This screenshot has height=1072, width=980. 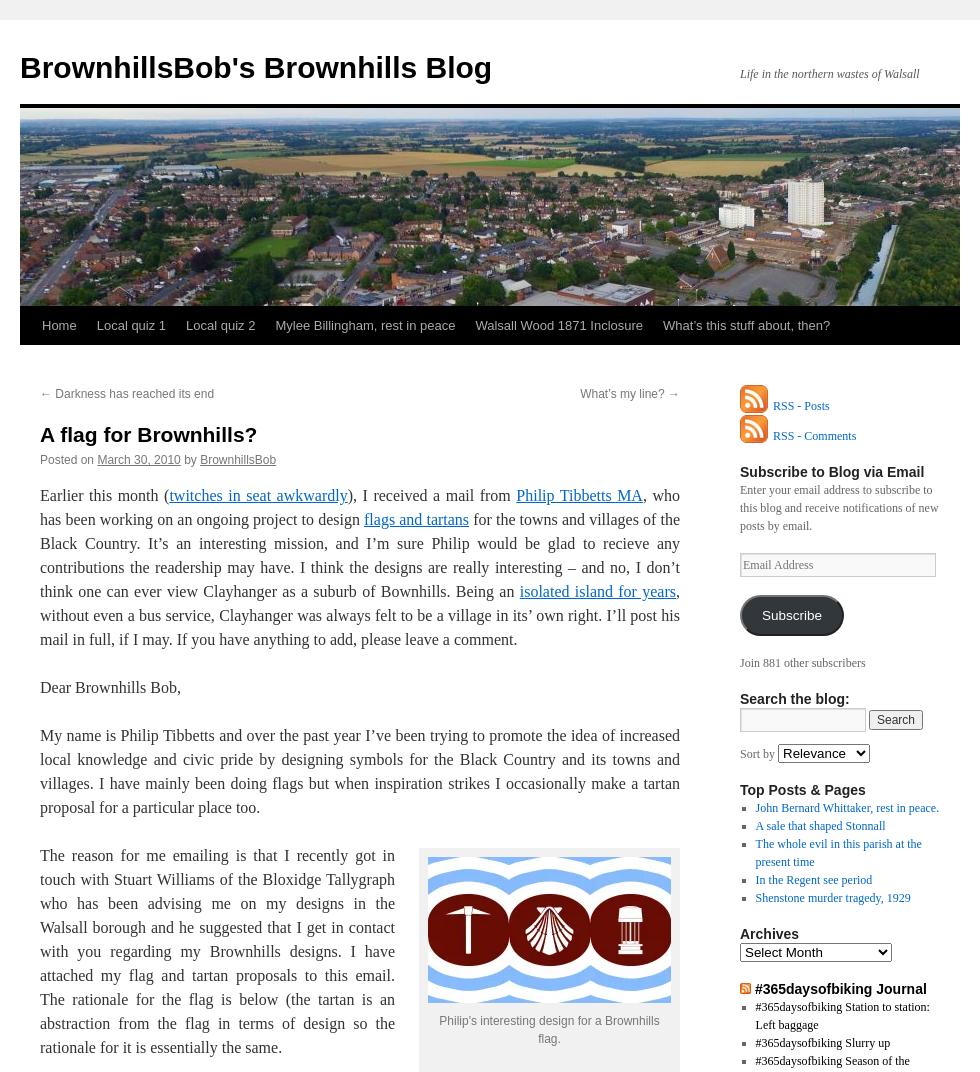 What do you see at coordinates (39, 495) in the screenshot?
I see `'Earlier this month ('` at bounding box center [39, 495].